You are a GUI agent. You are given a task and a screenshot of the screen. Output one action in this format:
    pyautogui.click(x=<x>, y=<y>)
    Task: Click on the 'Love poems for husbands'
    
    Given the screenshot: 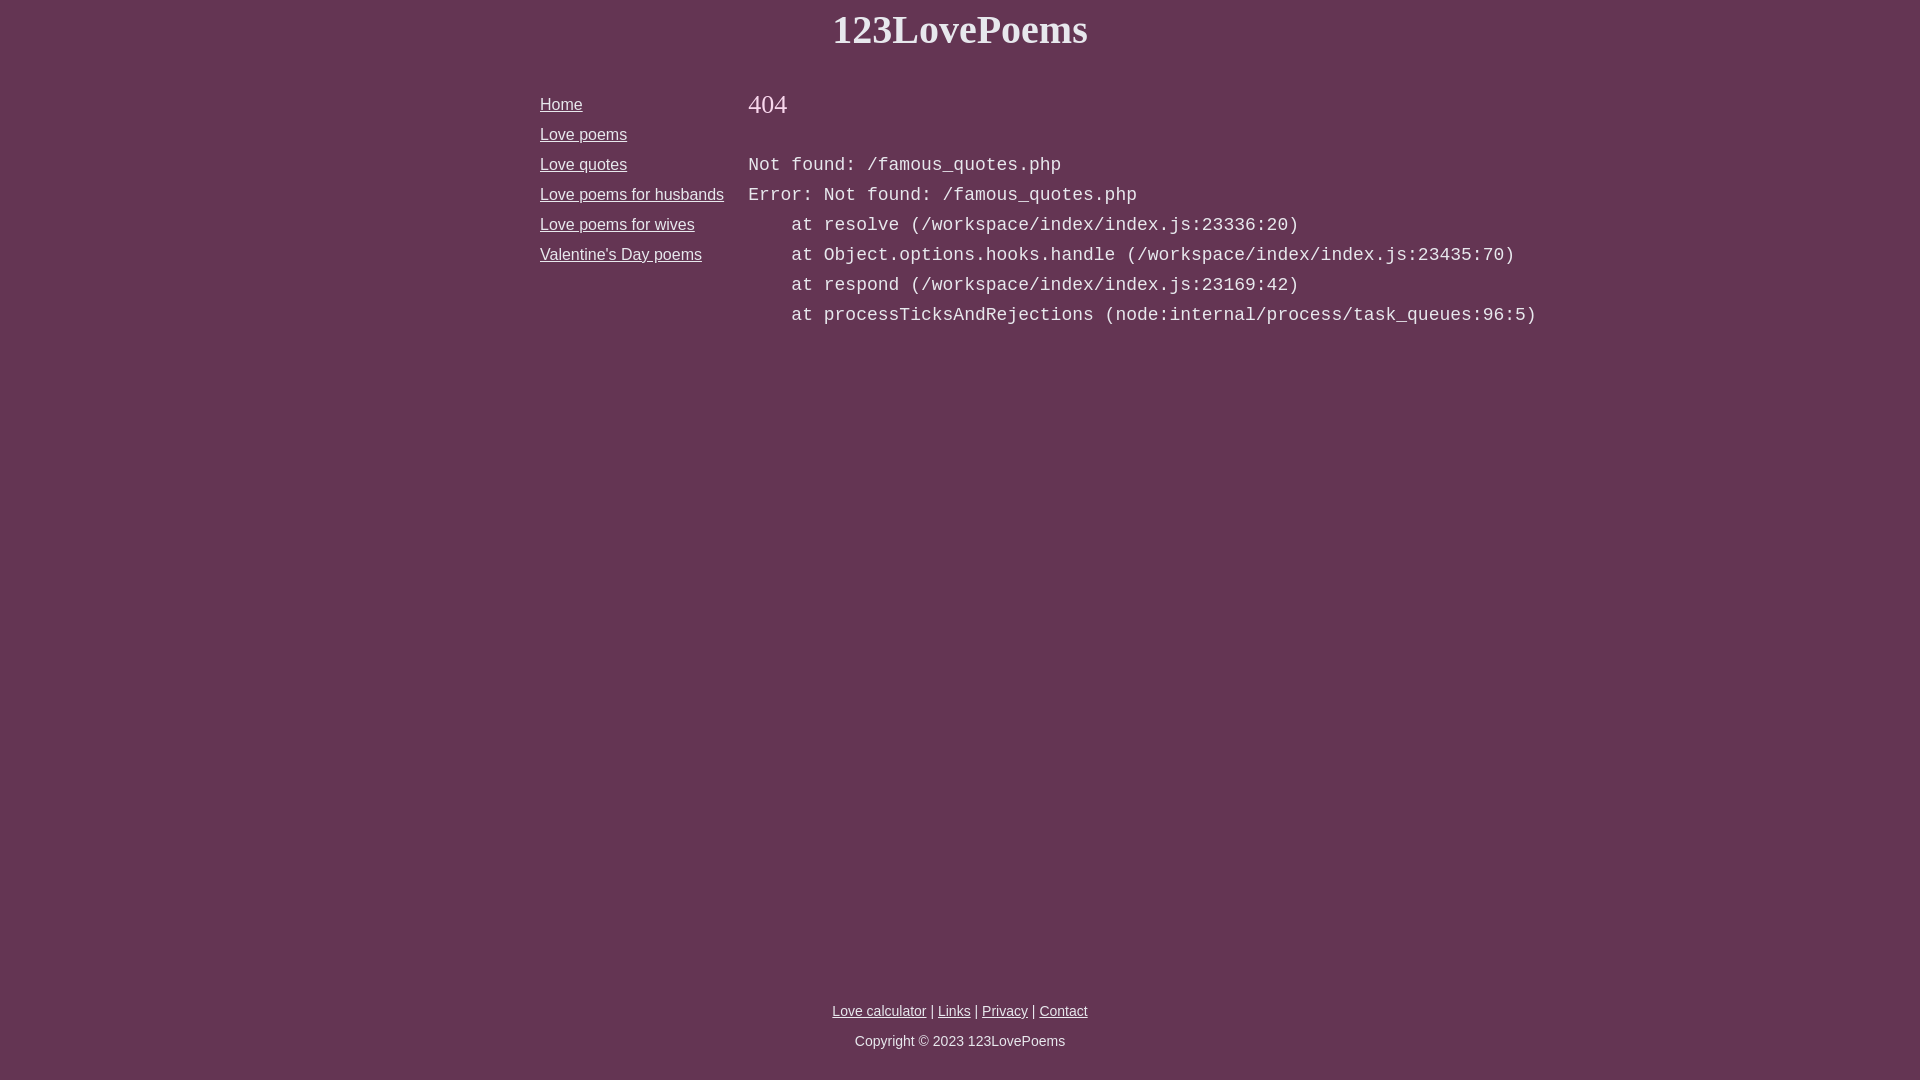 What is the action you would take?
    pyautogui.click(x=631, y=194)
    